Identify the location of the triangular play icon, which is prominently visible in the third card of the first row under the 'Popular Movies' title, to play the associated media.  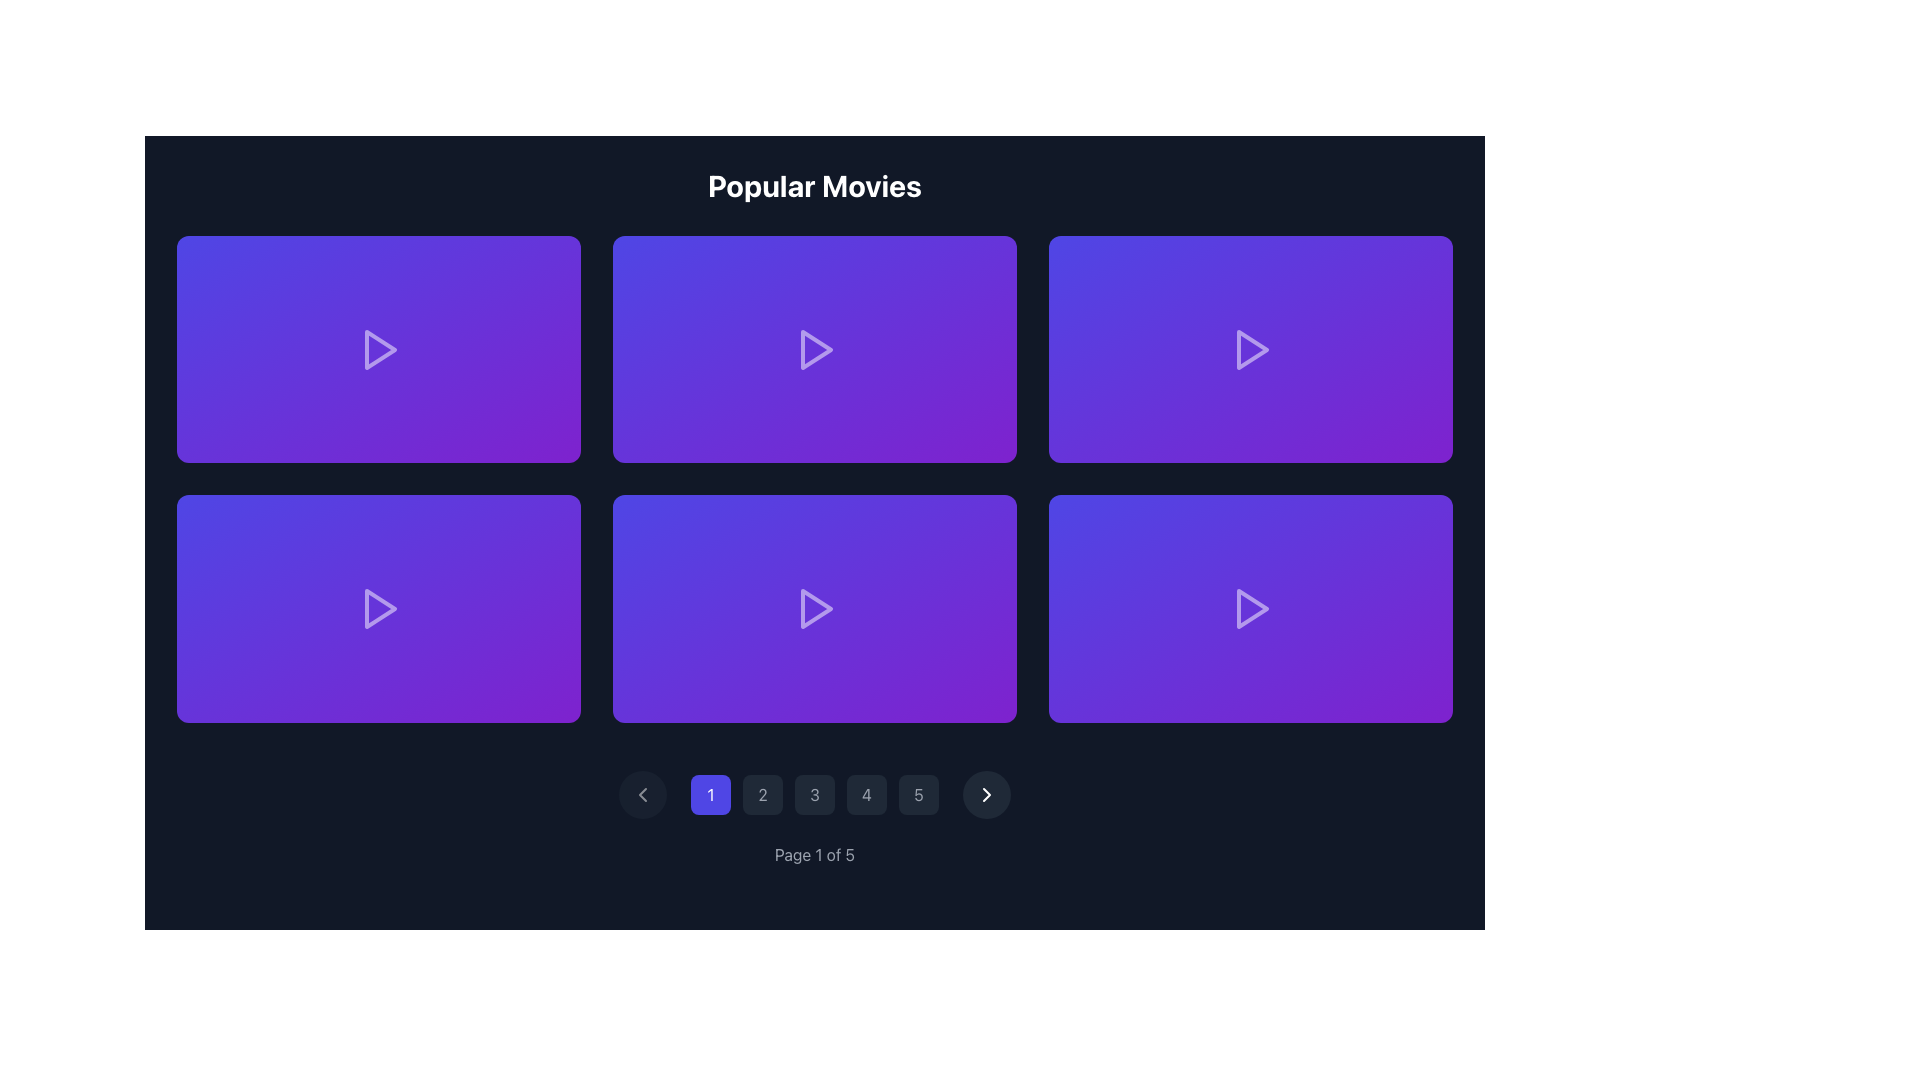
(1251, 347).